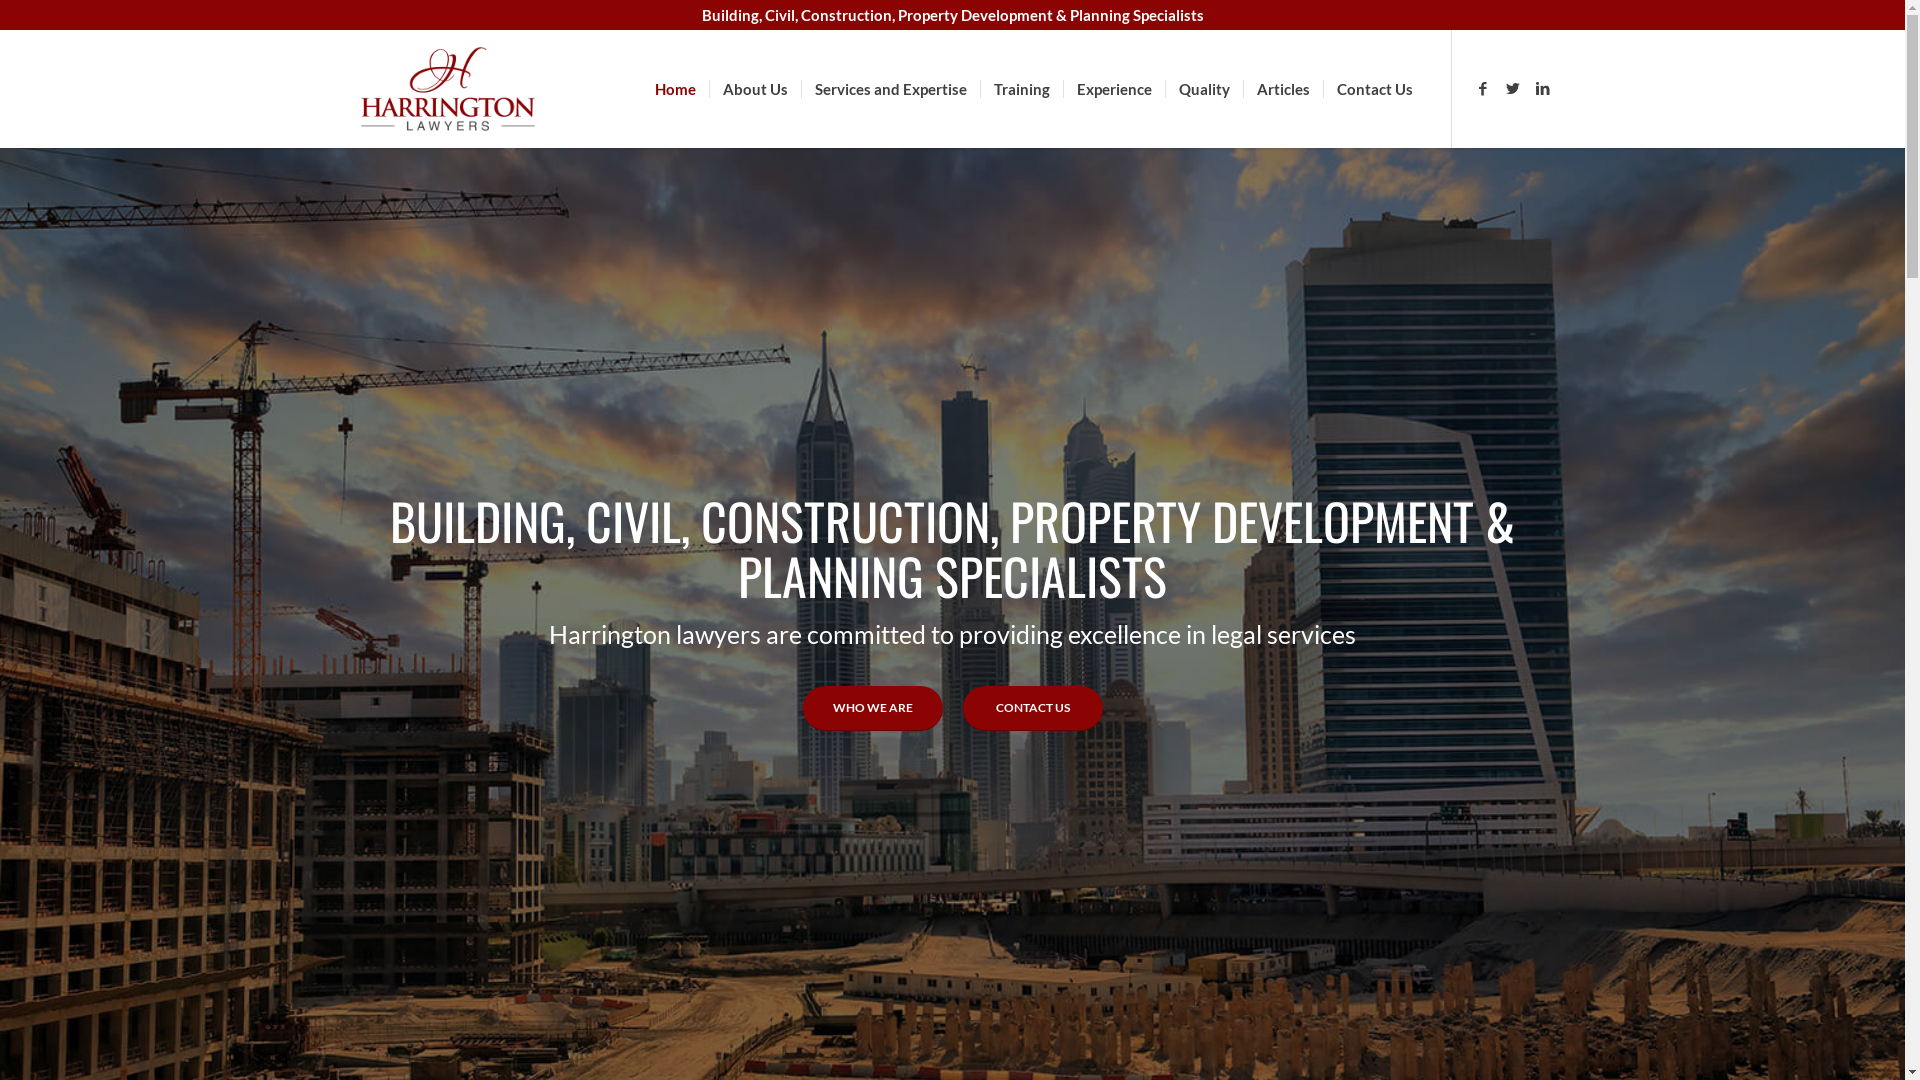 The image size is (1920, 1080). Describe the element at coordinates (1512, 87) in the screenshot. I see `'Twitter'` at that location.